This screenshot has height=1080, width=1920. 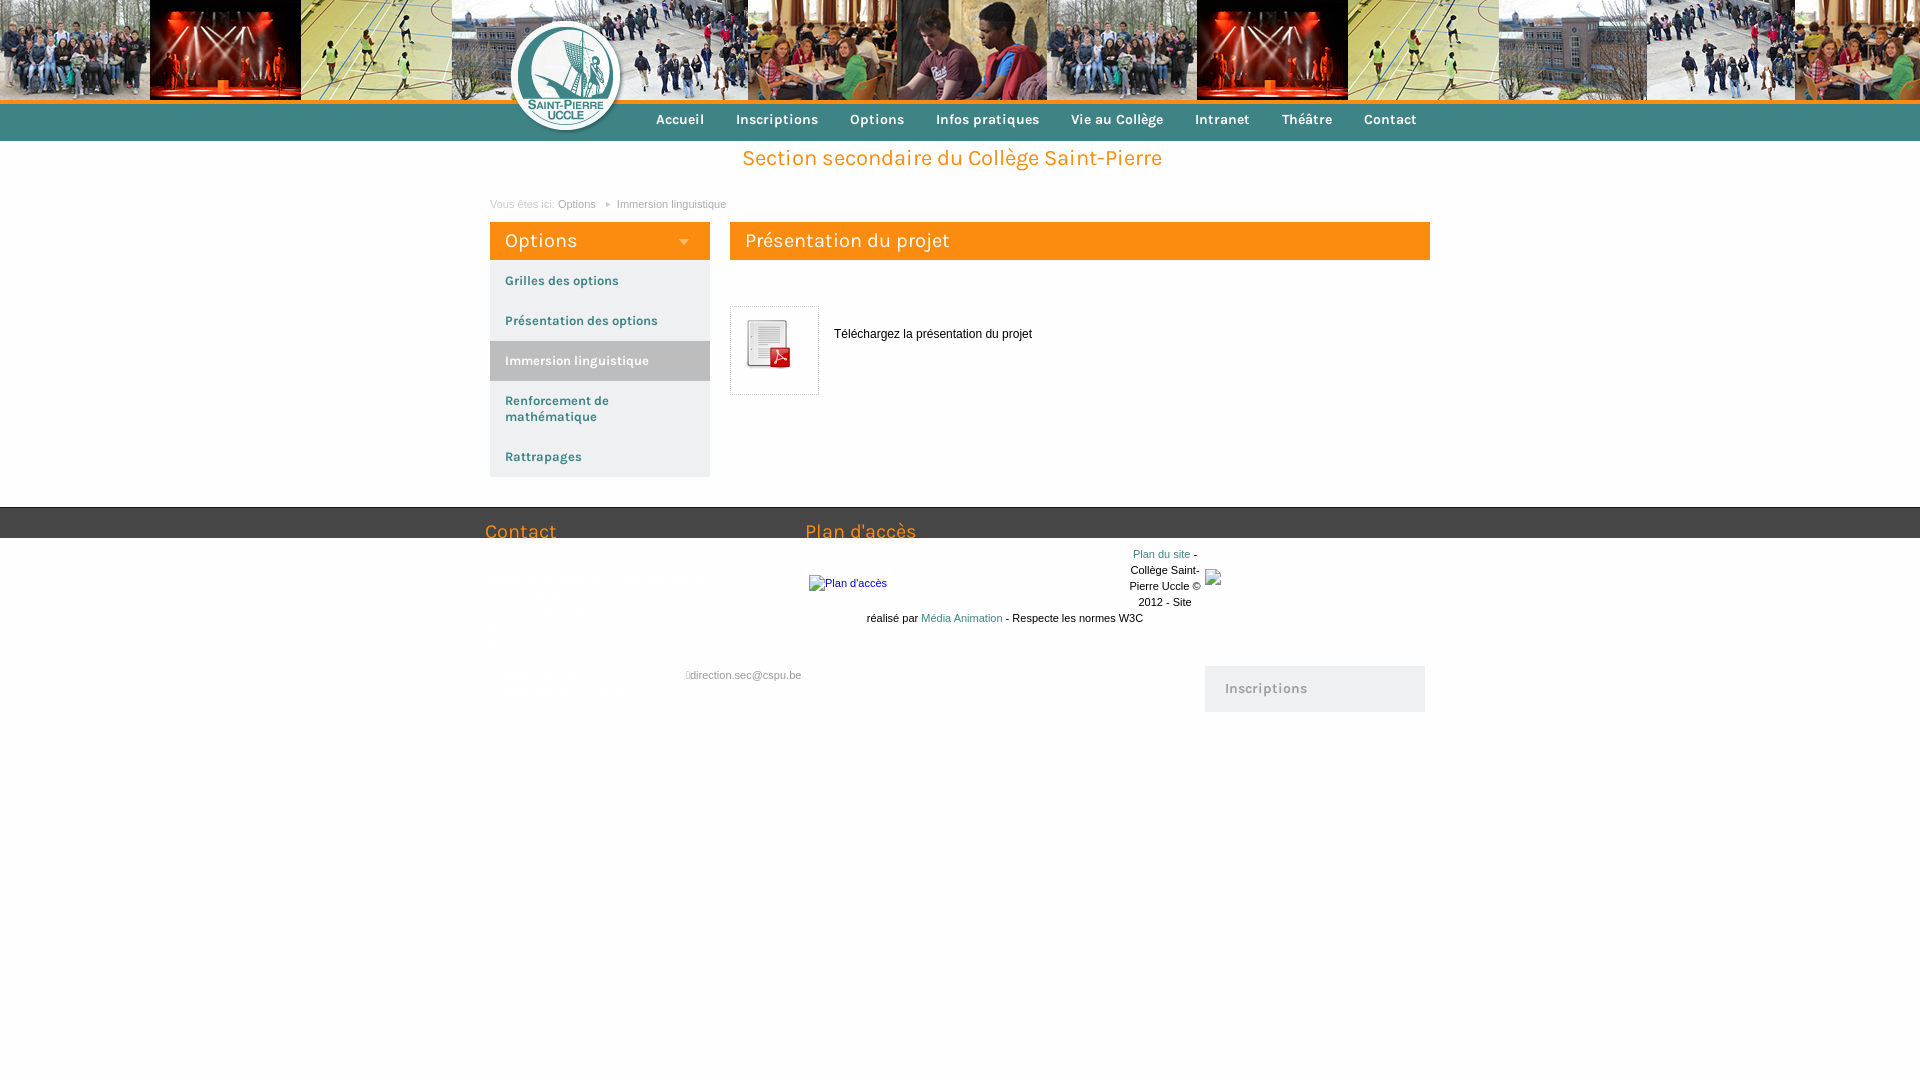 I want to click on 'Infos pratiques', so click(x=987, y=119).